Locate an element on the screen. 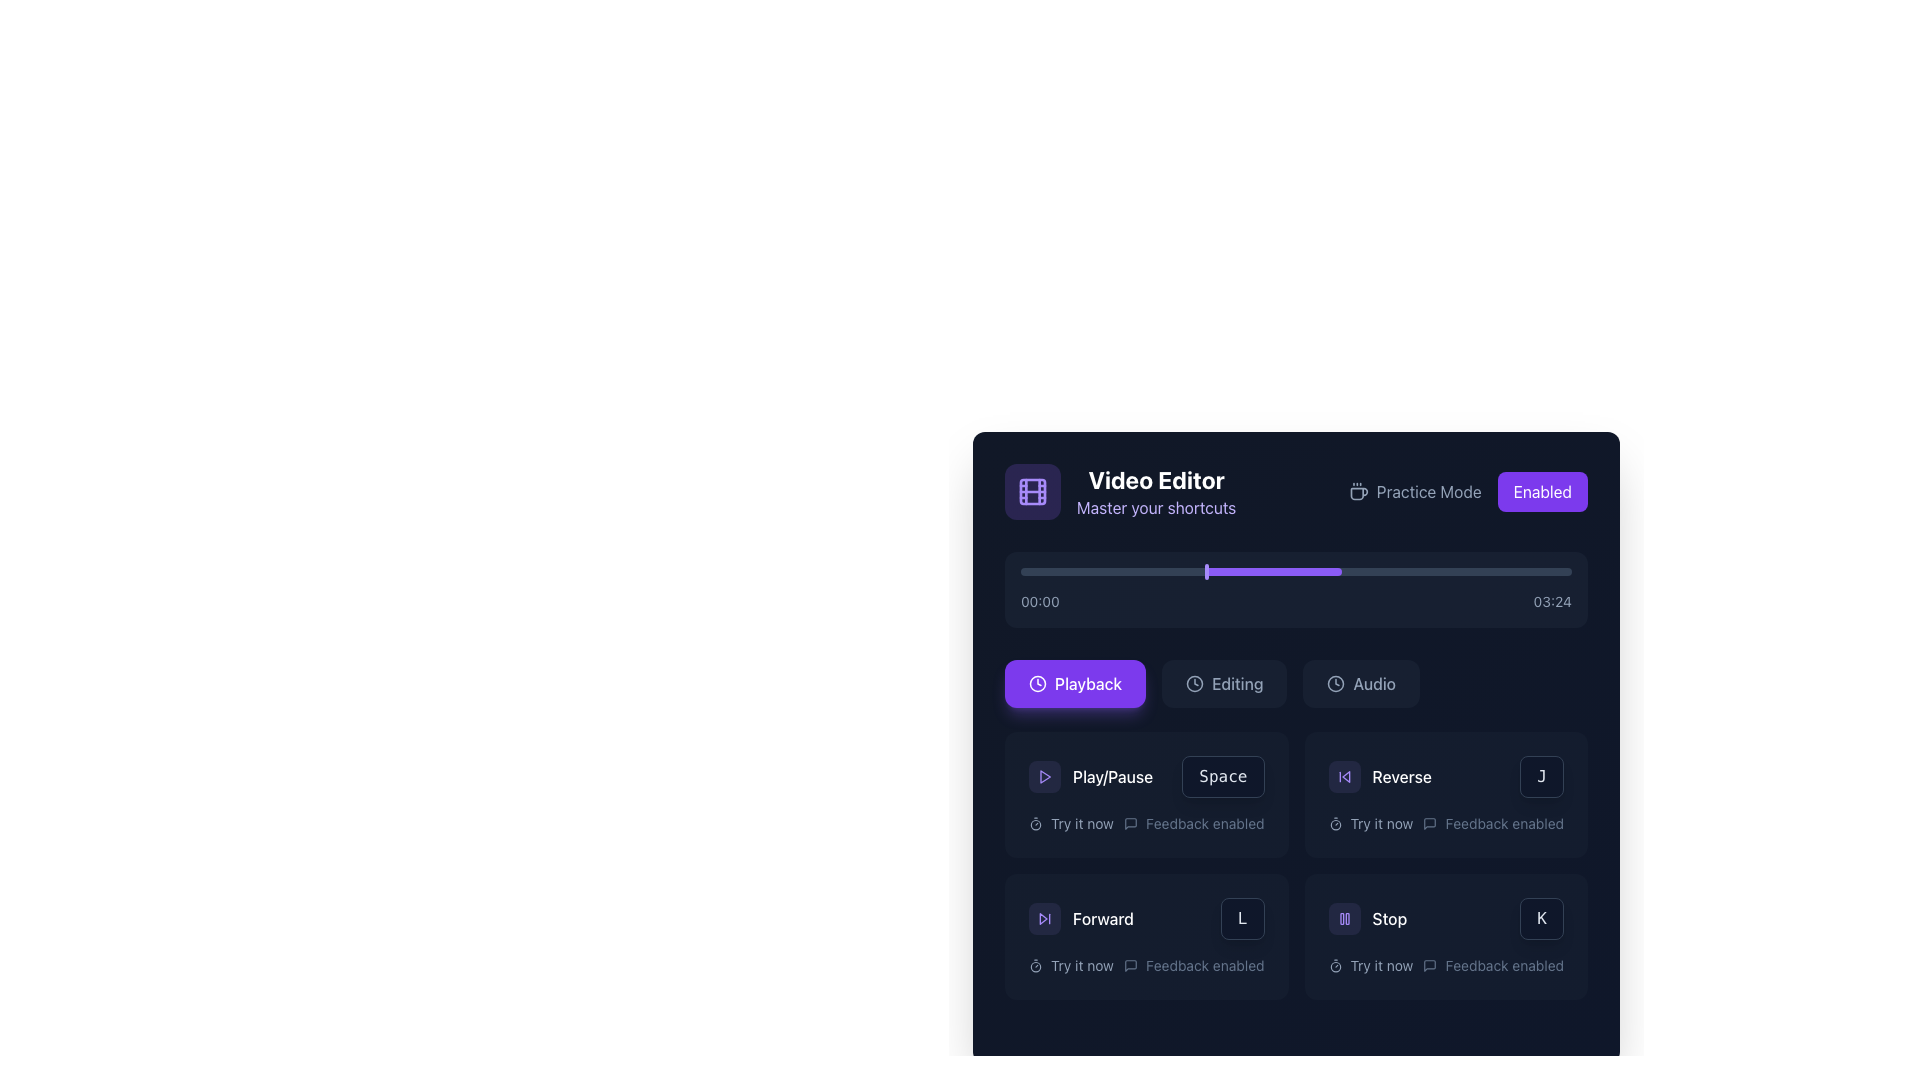  the circular clock icon located to the left of the 'Audio' button, which is positioned at the top-right section of the interface is located at coordinates (1336, 682).